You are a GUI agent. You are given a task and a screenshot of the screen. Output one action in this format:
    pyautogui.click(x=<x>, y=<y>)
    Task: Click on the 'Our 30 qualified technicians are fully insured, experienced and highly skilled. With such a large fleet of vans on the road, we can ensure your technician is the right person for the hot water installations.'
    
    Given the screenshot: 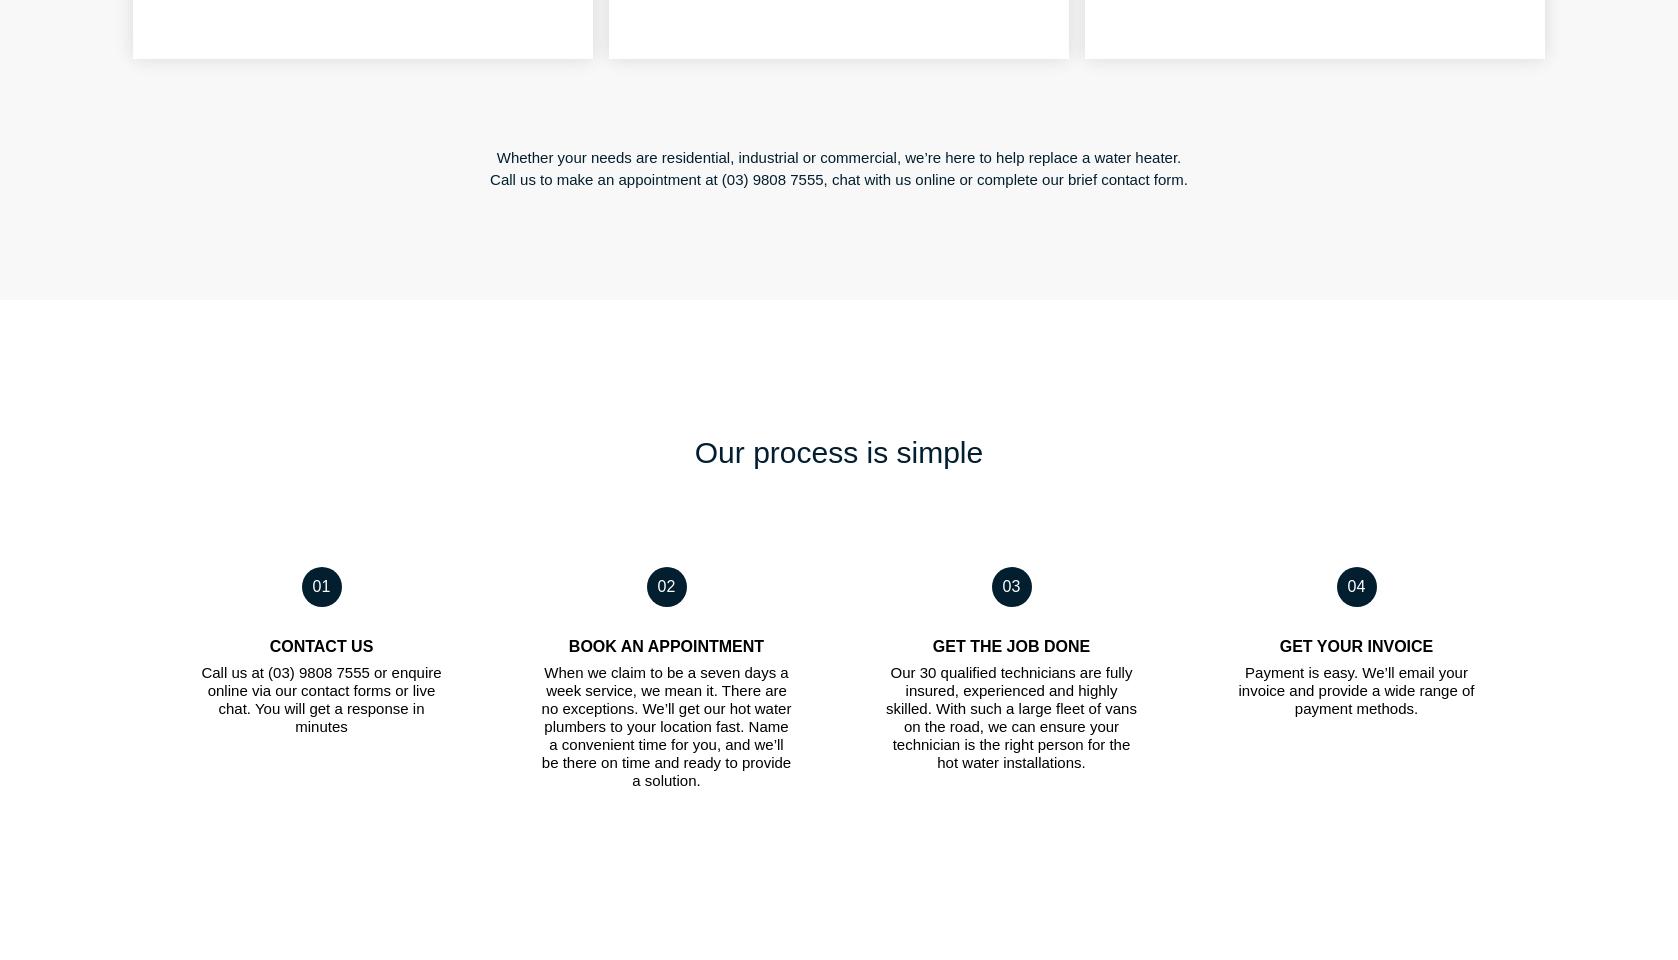 What is the action you would take?
    pyautogui.click(x=1010, y=716)
    